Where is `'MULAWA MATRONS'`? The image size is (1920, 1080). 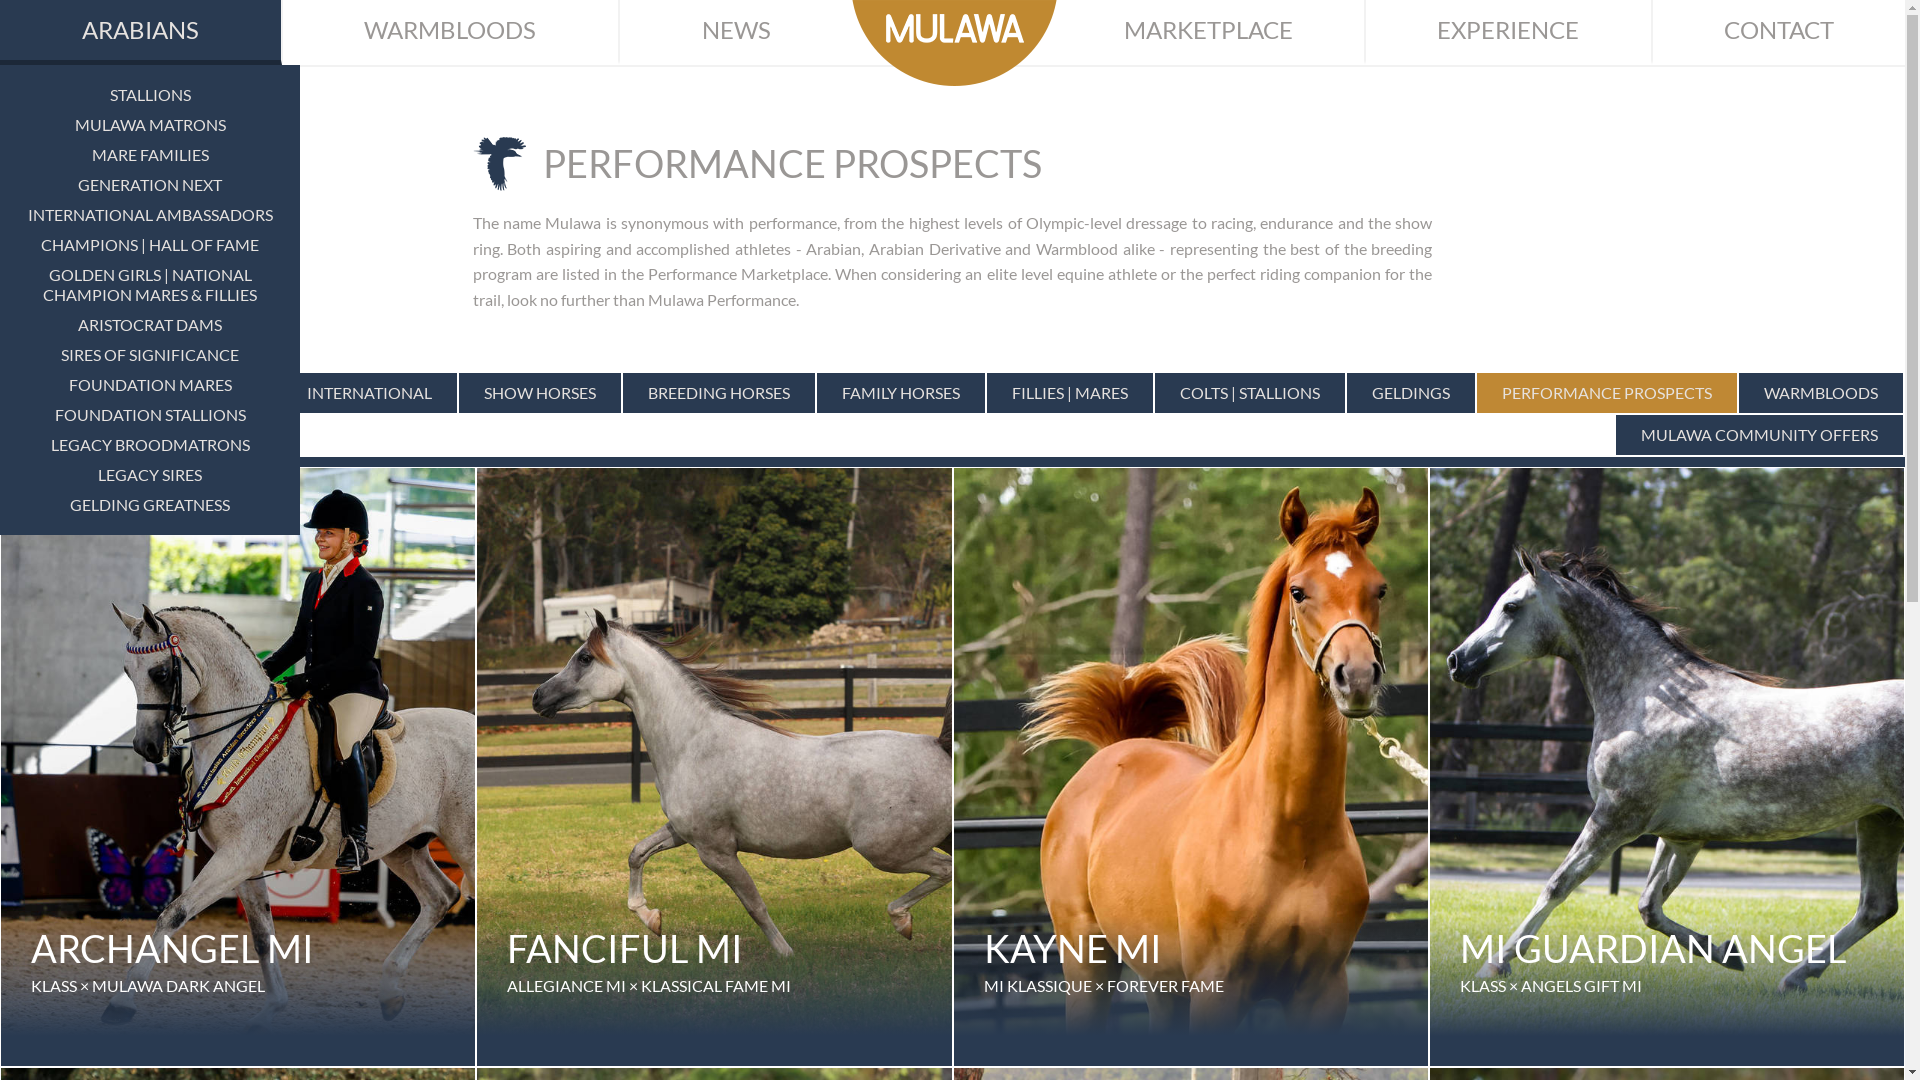 'MULAWA MATRONS' is located at coordinates (148, 124).